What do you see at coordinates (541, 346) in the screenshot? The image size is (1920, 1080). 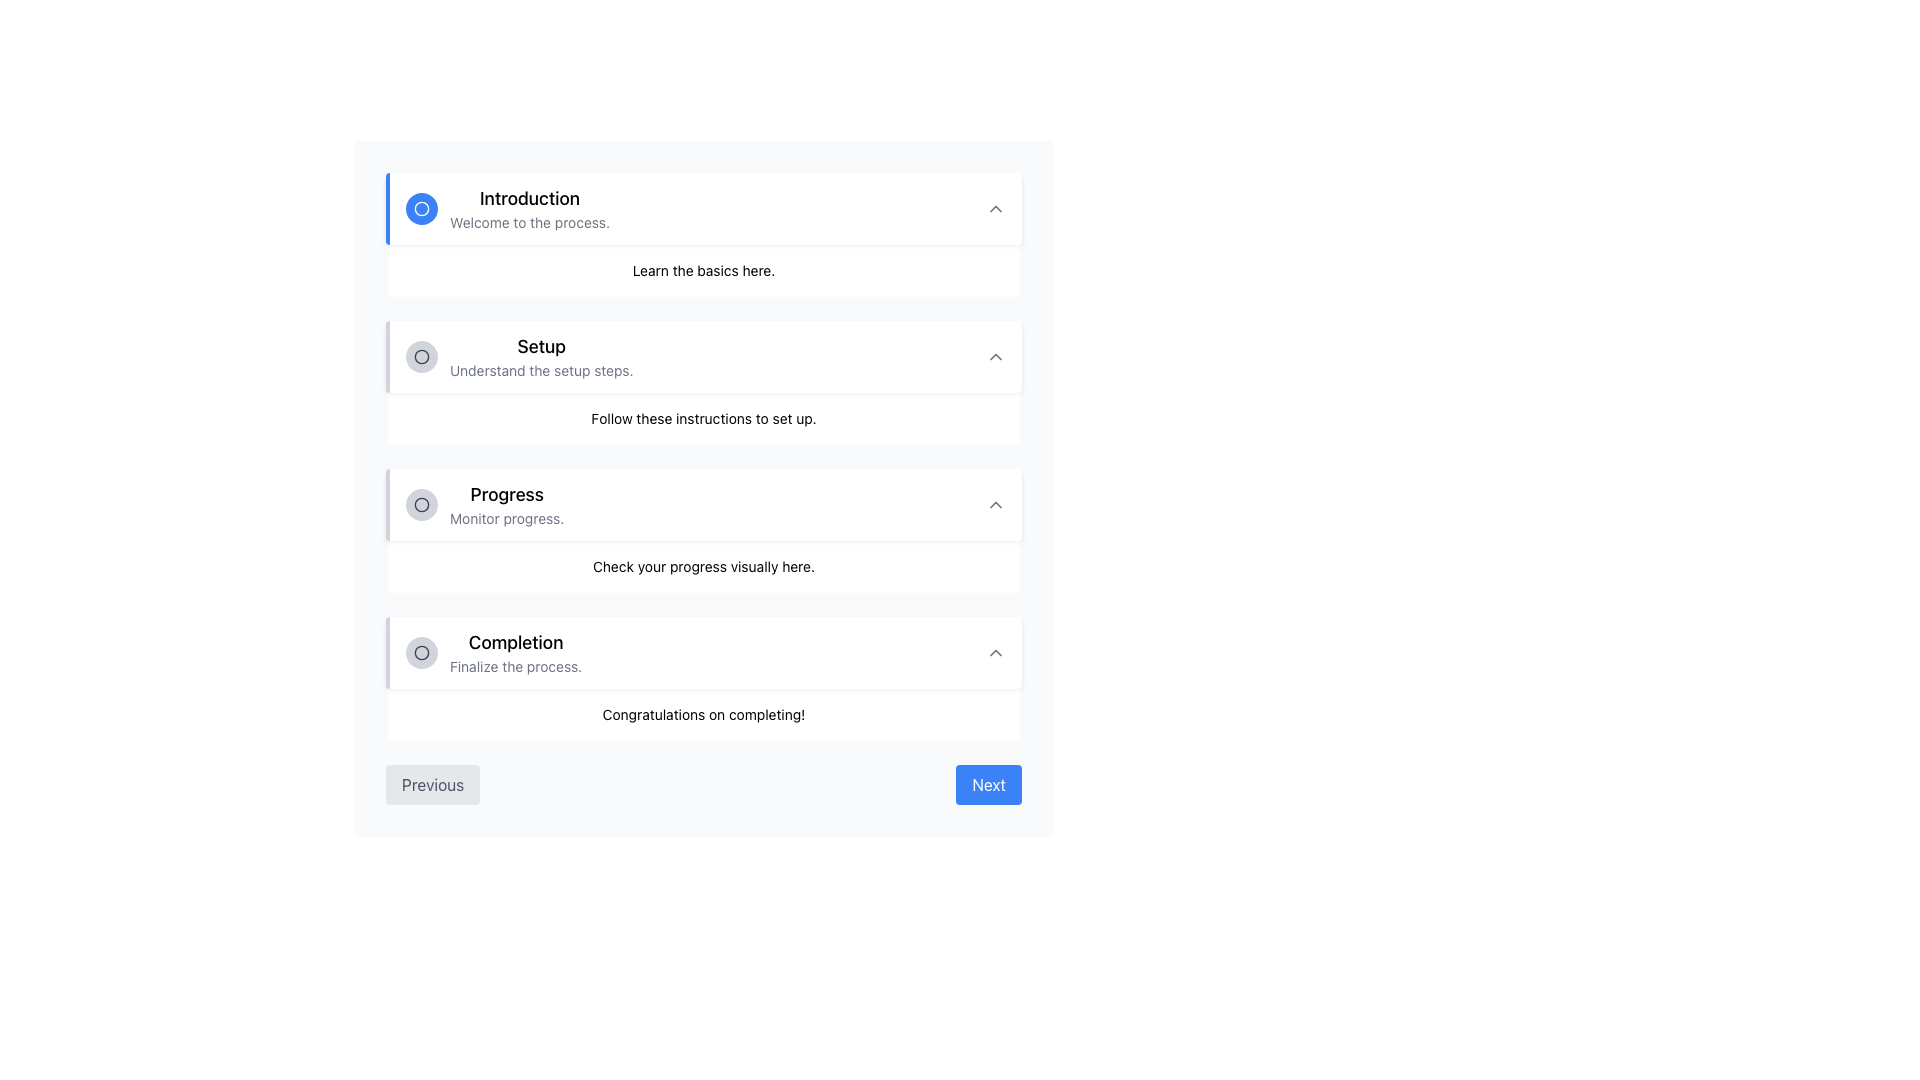 I see `the medium-sized, bold text label that reads 'Setup', which is visually distinct in black color and located near the center of the interface, slightly below 'Introduction'` at bounding box center [541, 346].